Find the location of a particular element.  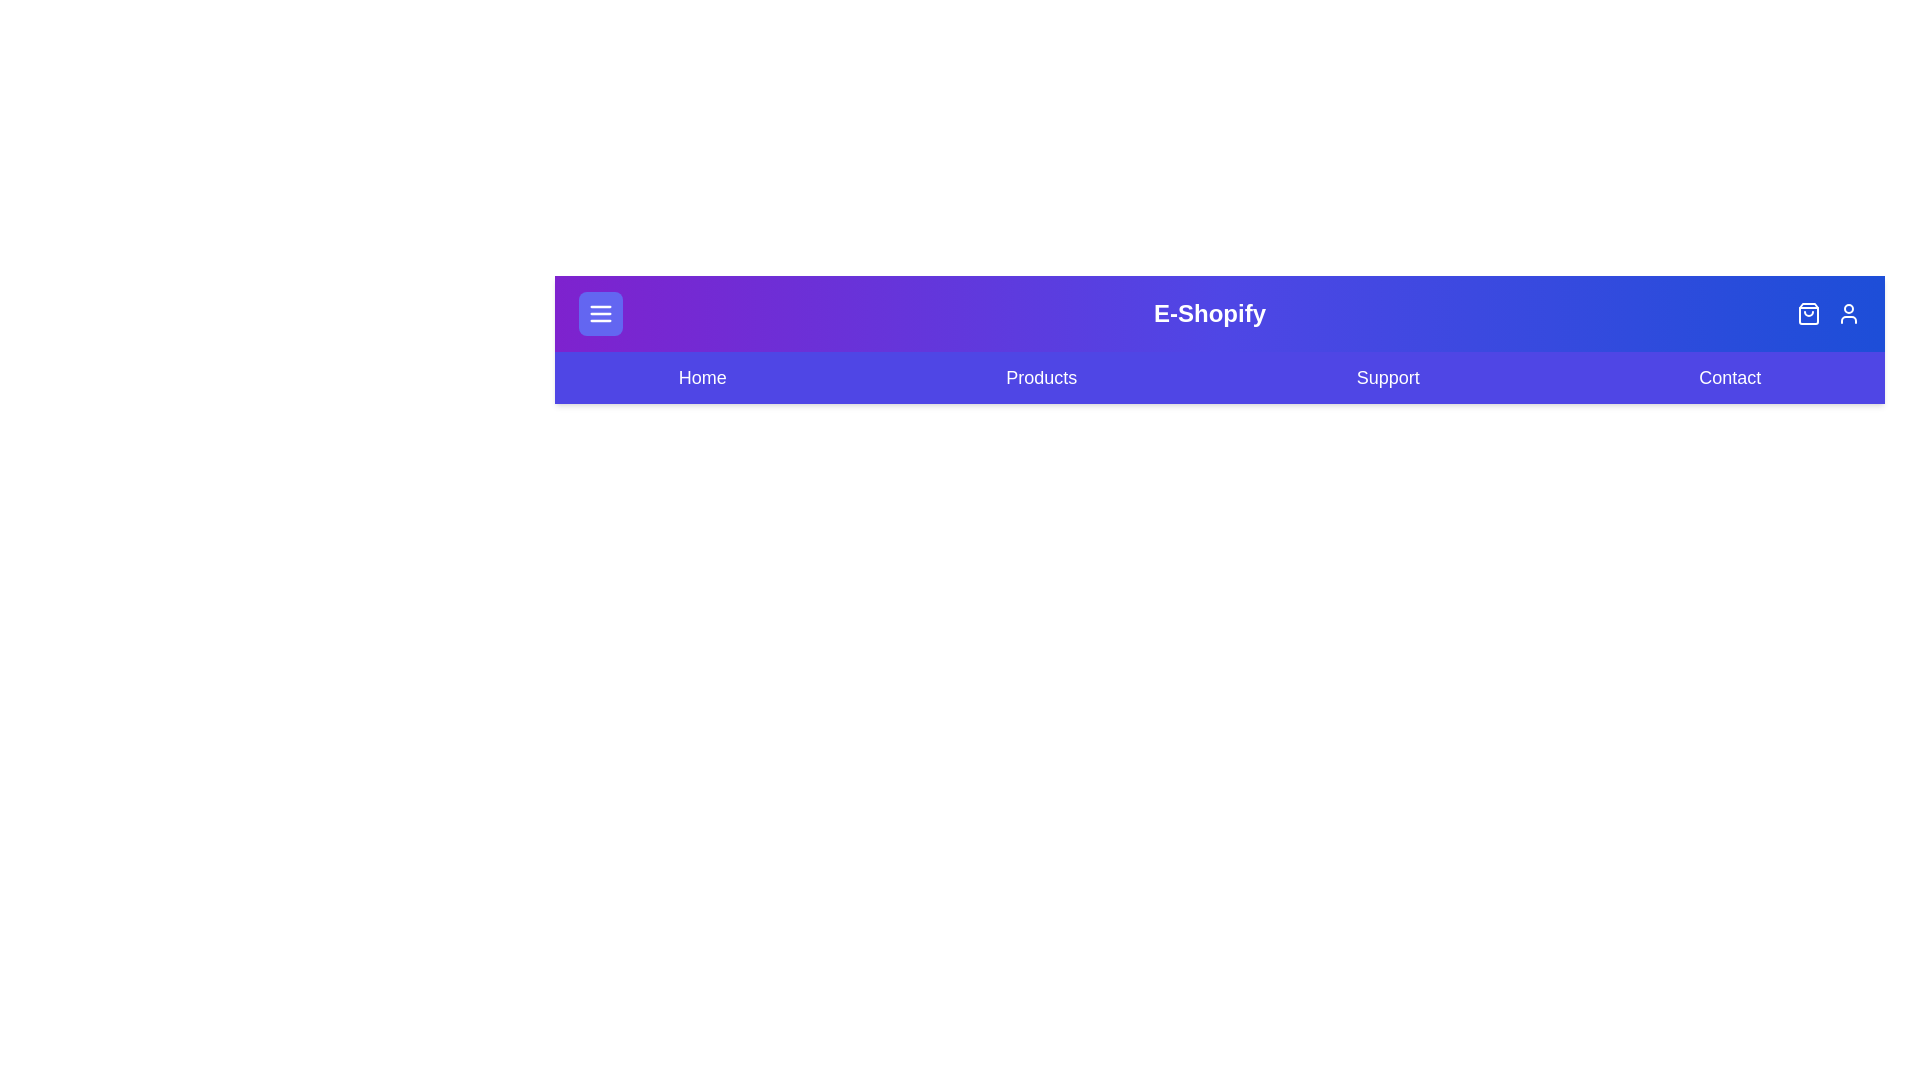

the 'E-Shopify' logo text to focus or inspect is located at coordinates (1208, 313).